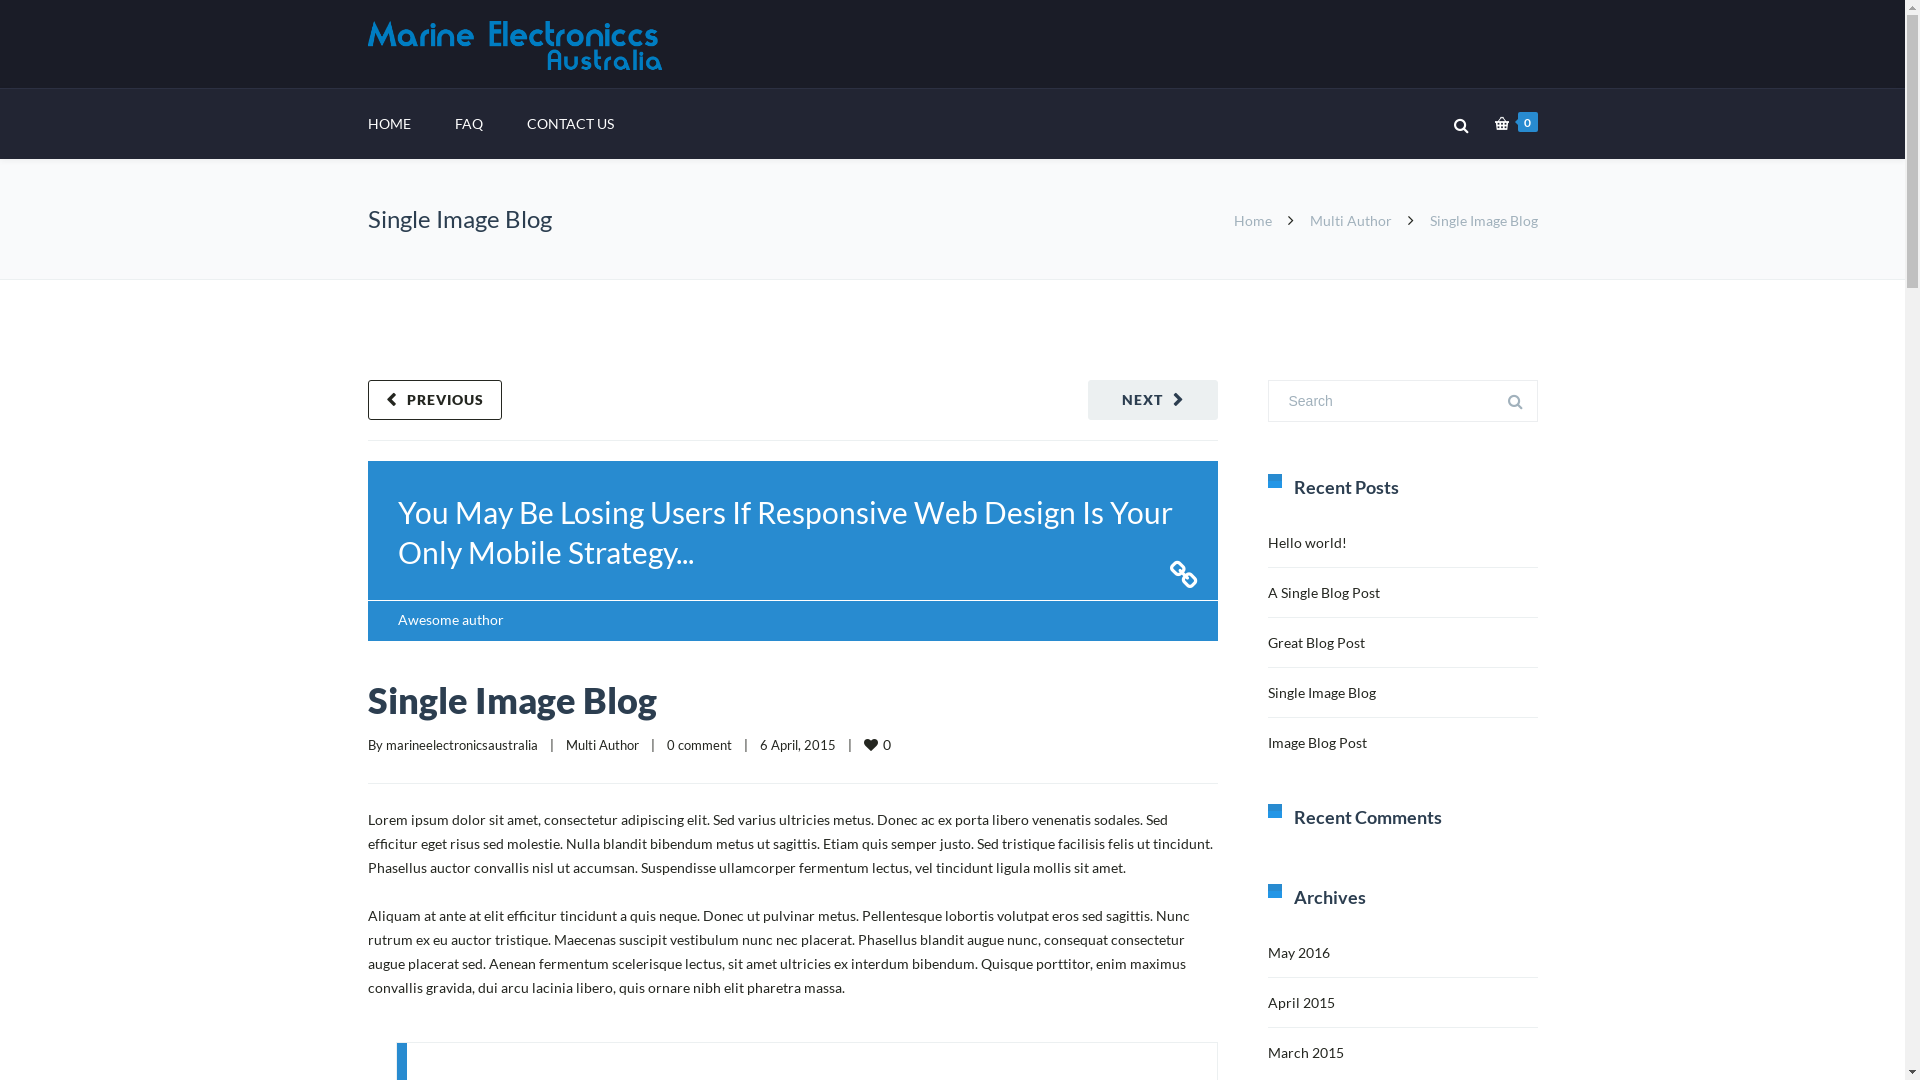  I want to click on 'PREVIOUS', so click(434, 400).